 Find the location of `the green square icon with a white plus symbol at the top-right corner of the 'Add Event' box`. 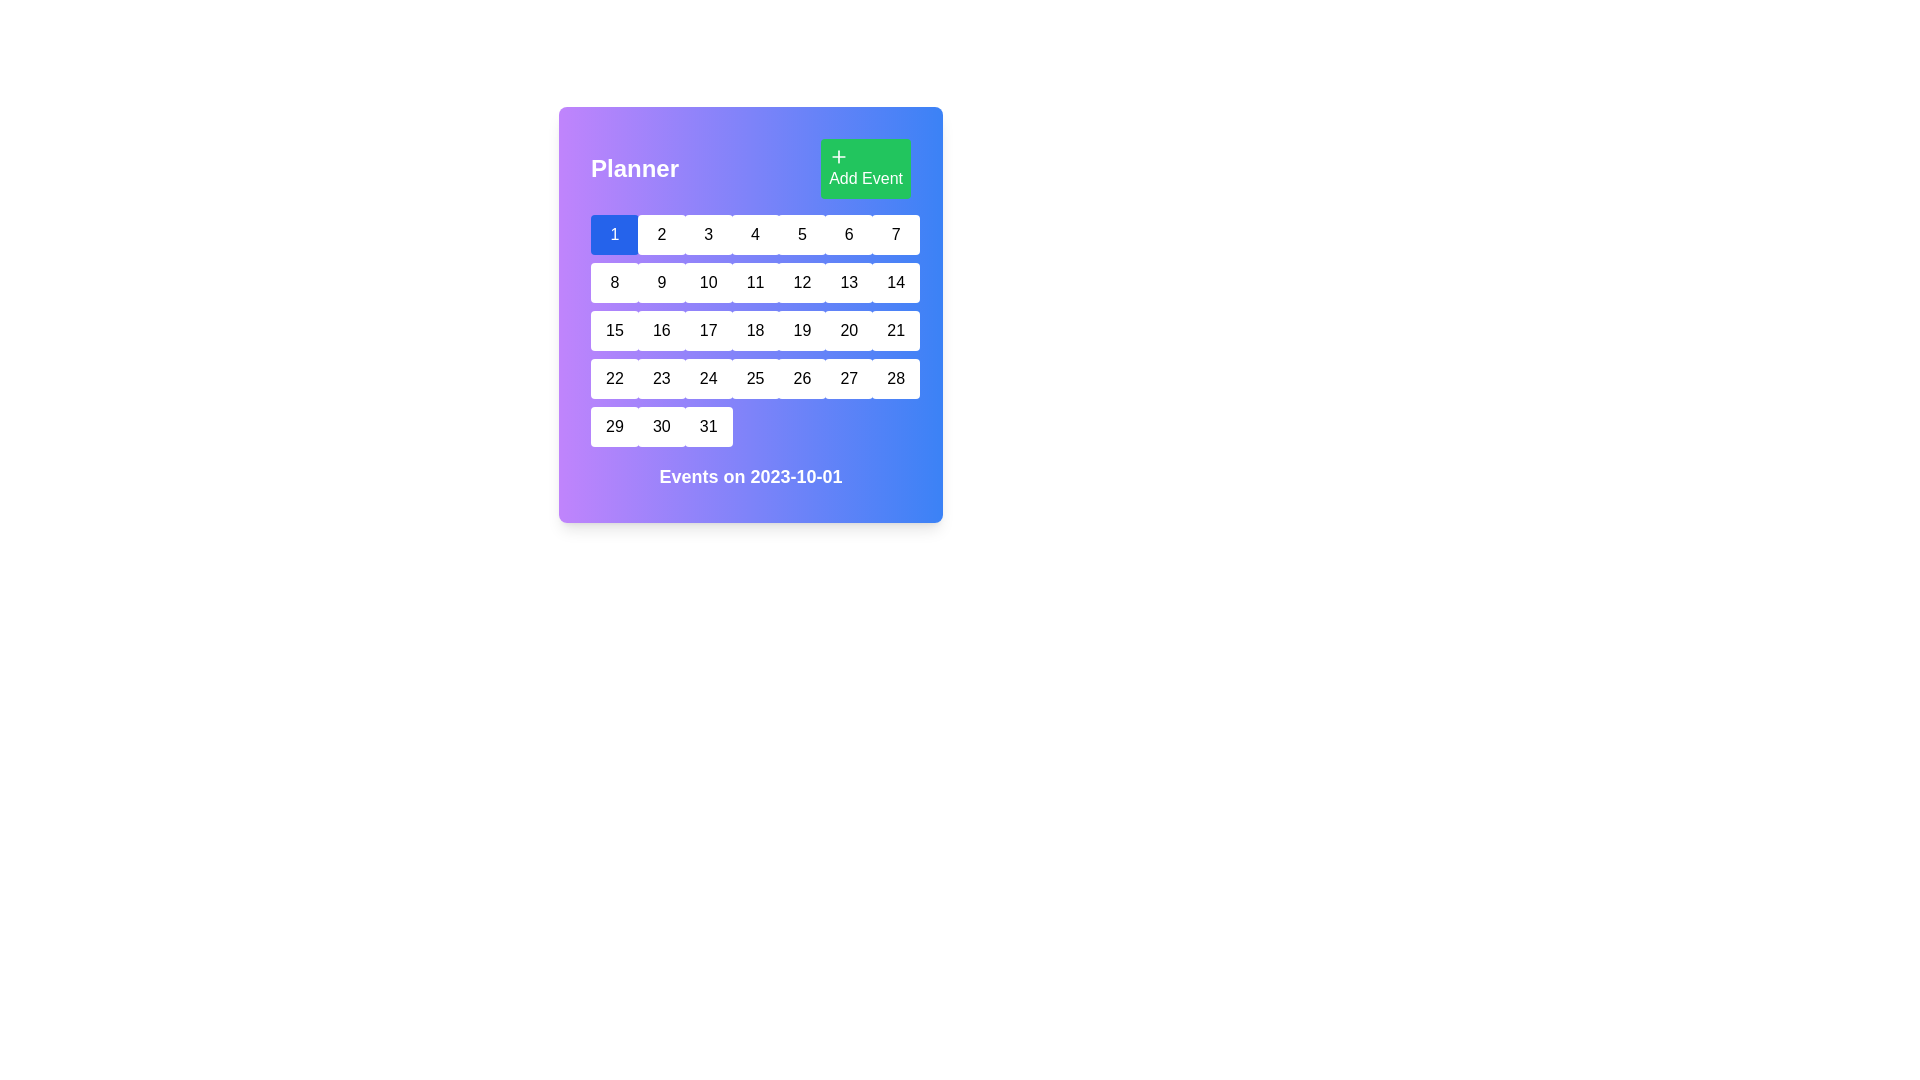

the green square icon with a white plus symbol at the top-right corner of the 'Add Event' box is located at coordinates (839, 156).